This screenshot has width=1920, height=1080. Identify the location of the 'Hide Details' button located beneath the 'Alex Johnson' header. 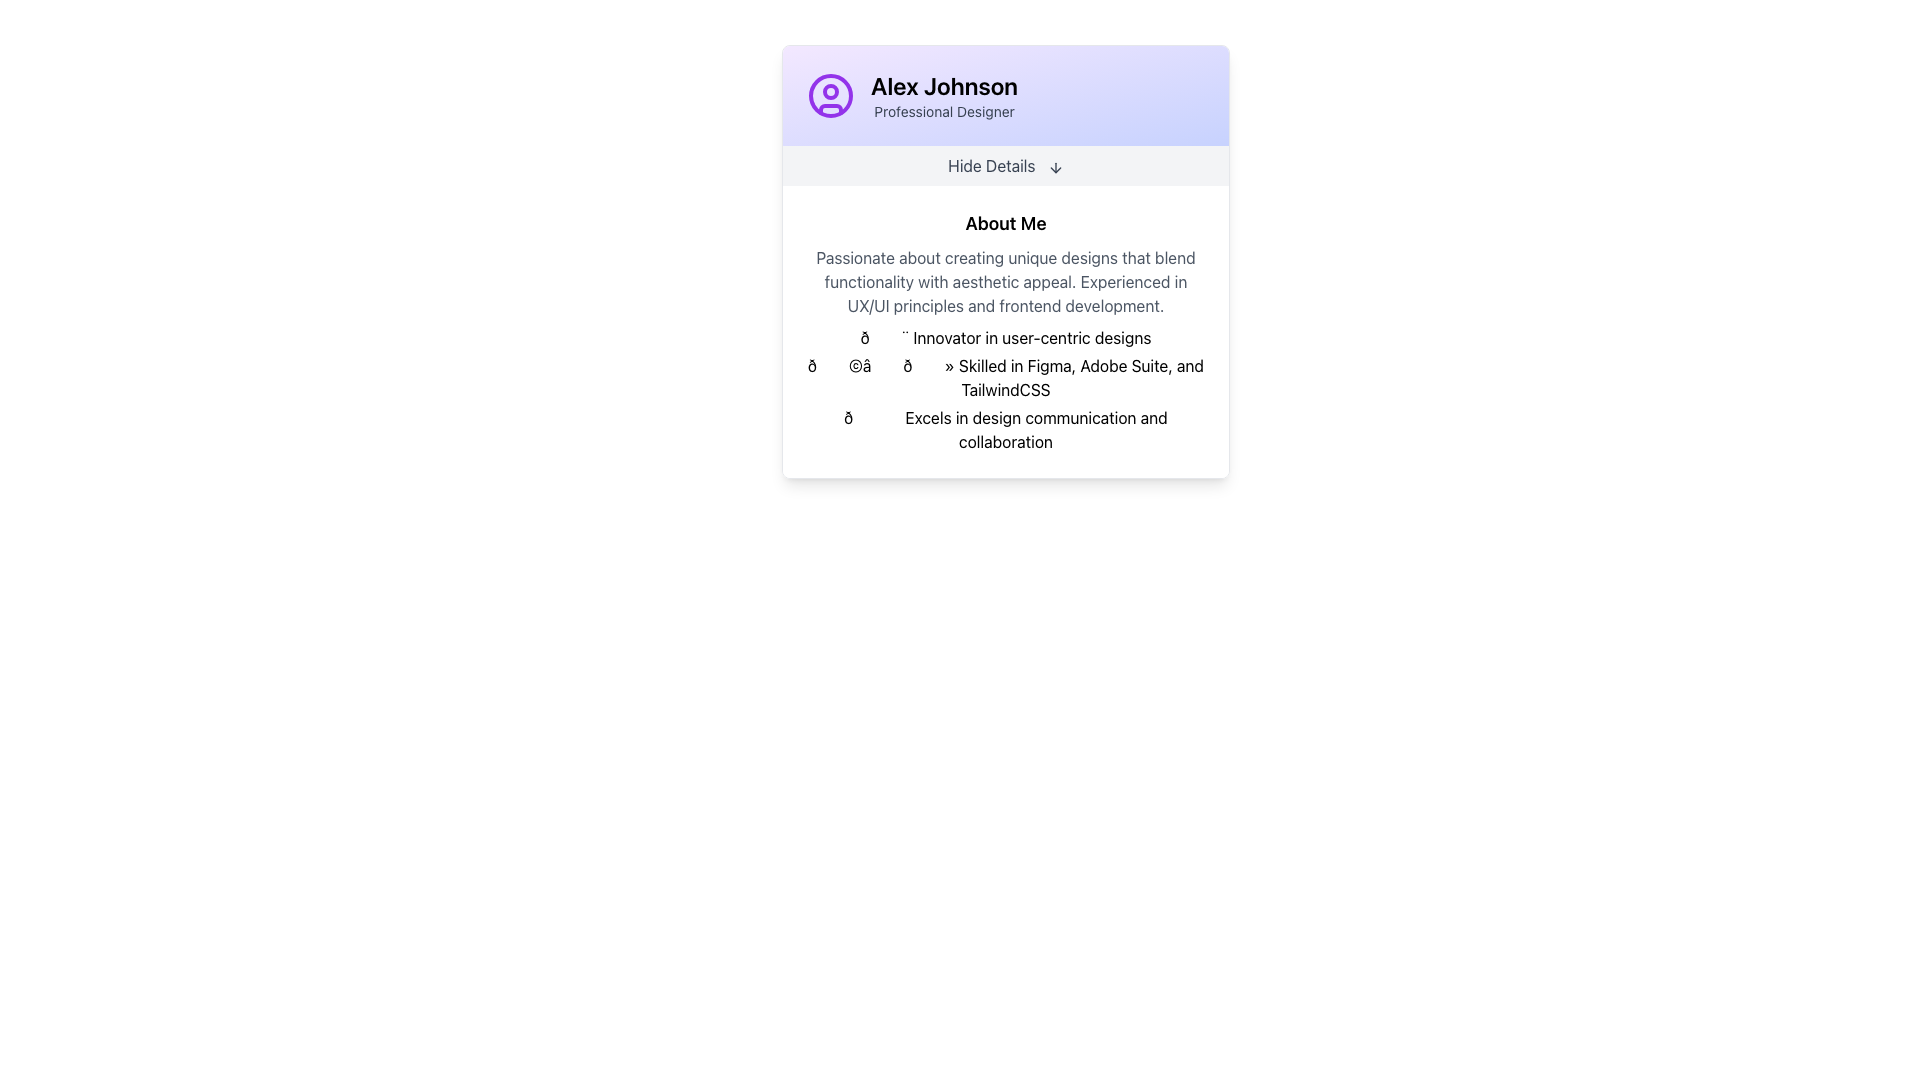
(1006, 164).